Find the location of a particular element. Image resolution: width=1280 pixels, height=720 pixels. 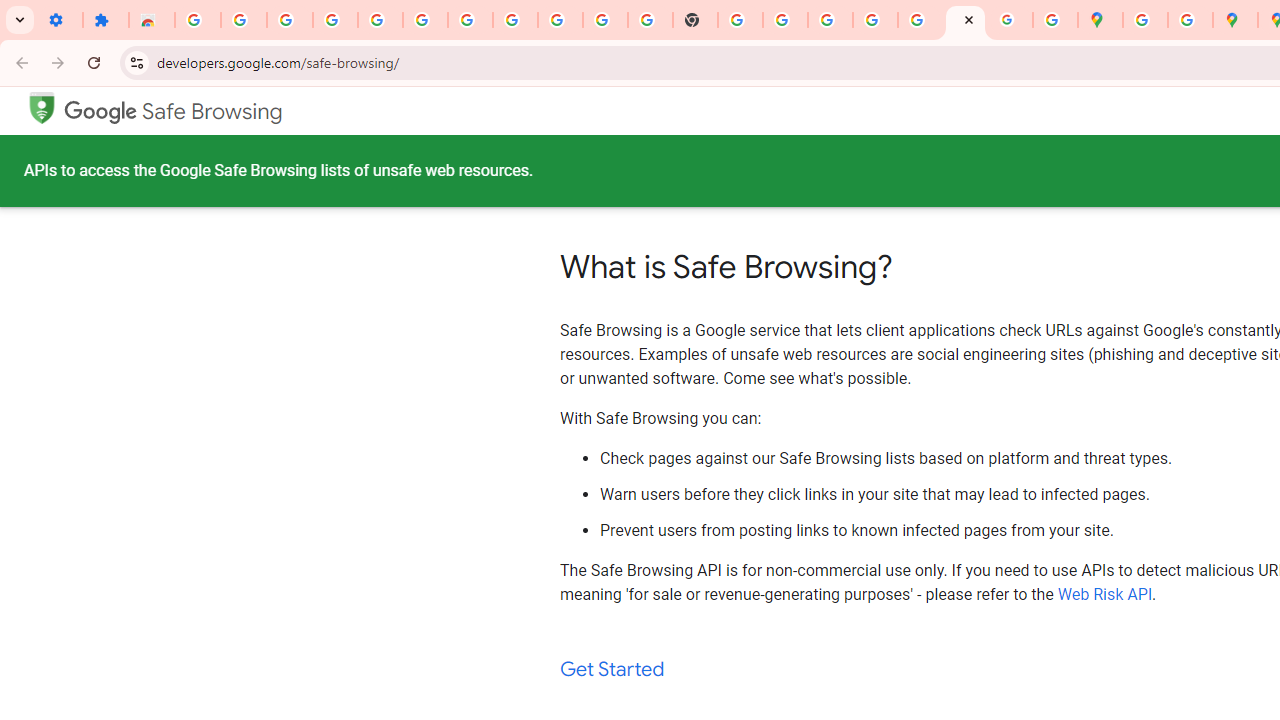

'Reviews: Helix Fruit Jump Arcade Game' is located at coordinates (151, 20).